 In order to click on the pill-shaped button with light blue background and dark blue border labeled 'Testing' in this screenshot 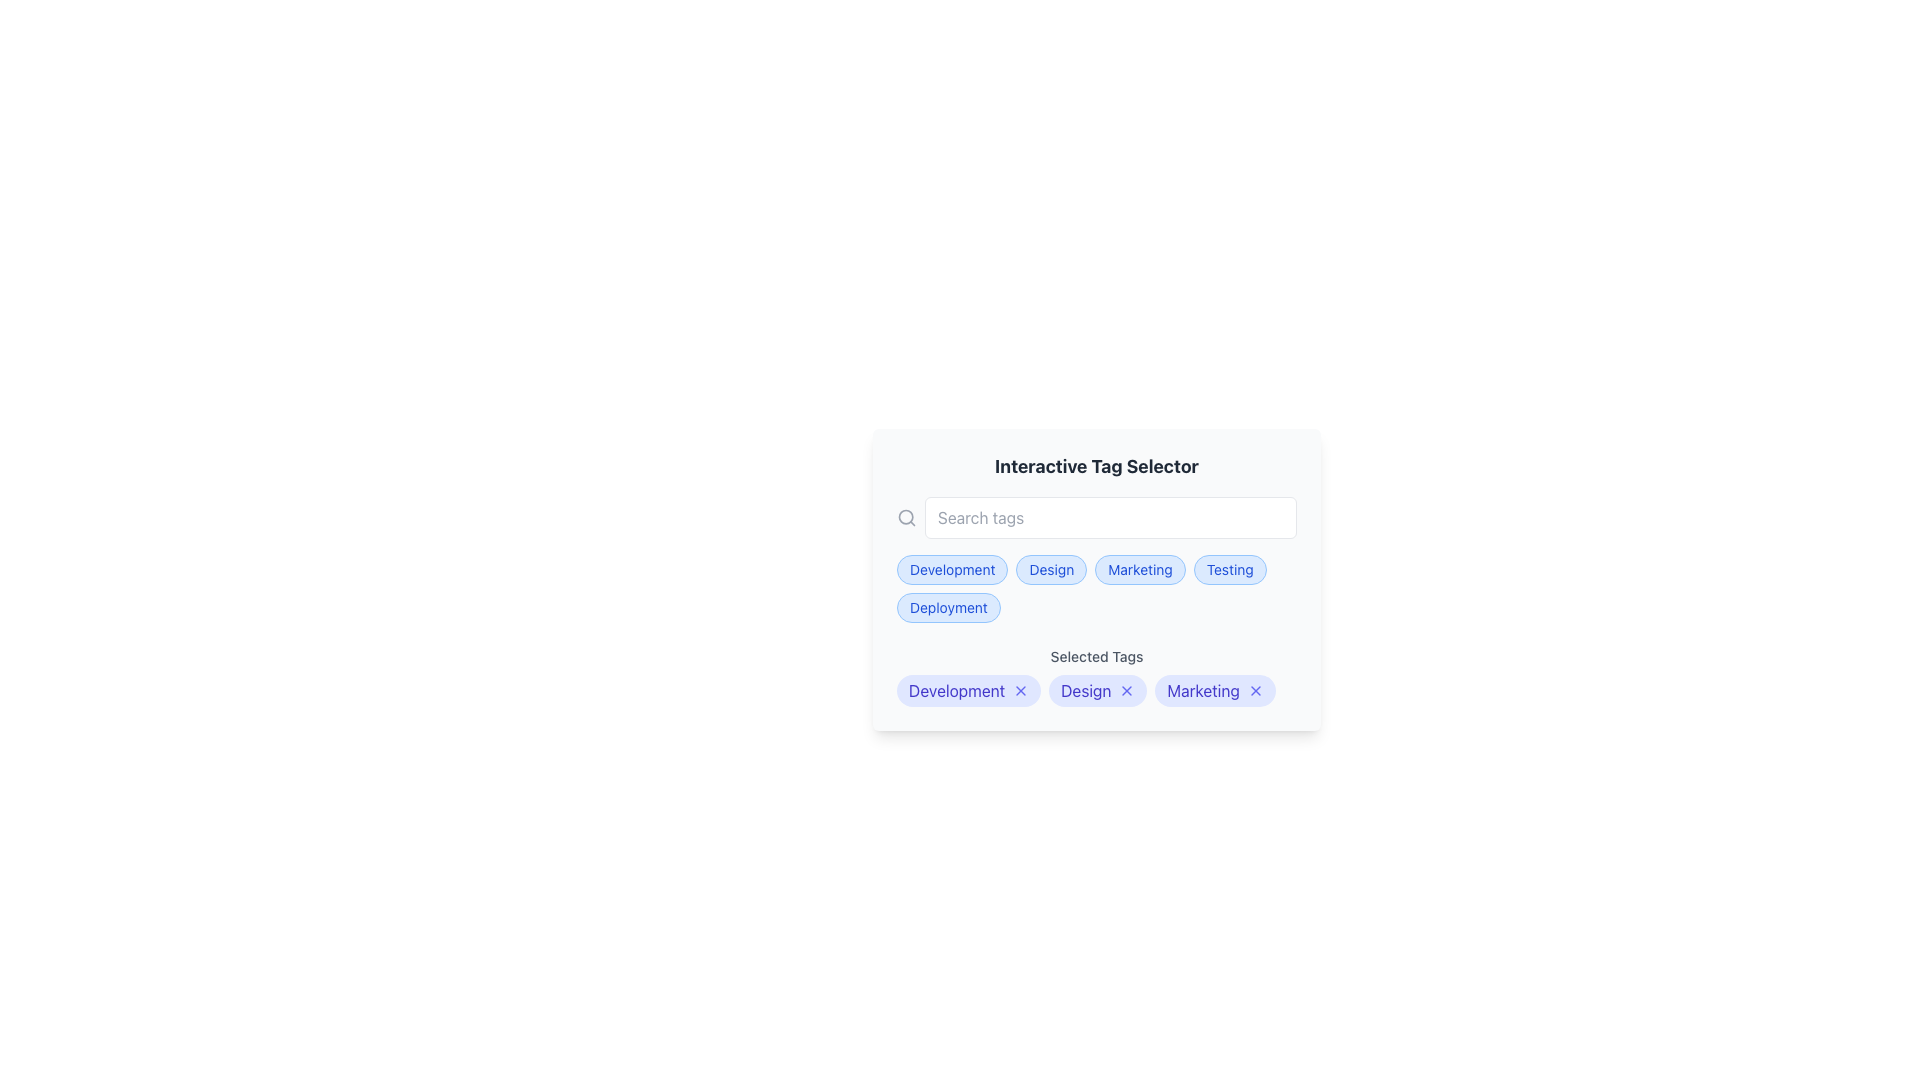, I will do `click(1228, 570)`.